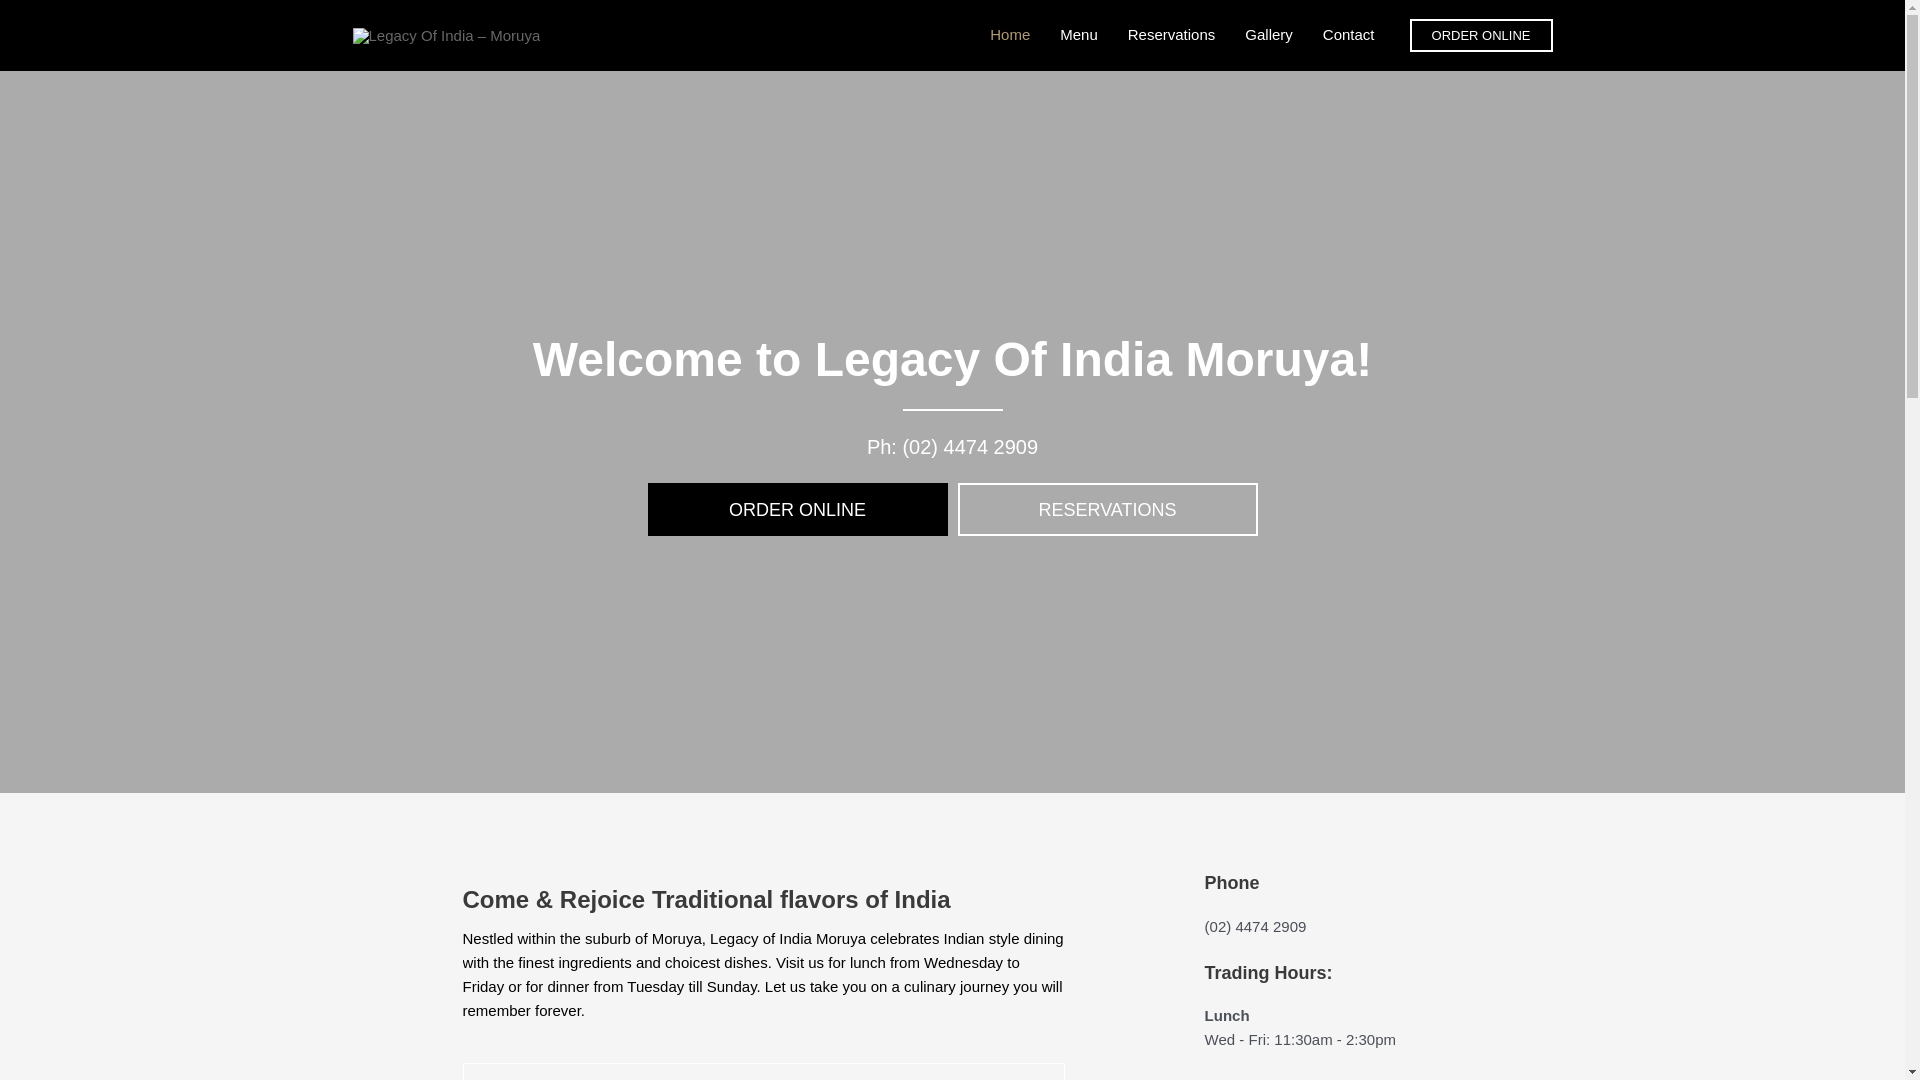 The image size is (1920, 1080). Describe the element at coordinates (1267, 34) in the screenshot. I see `'Gallery'` at that location.